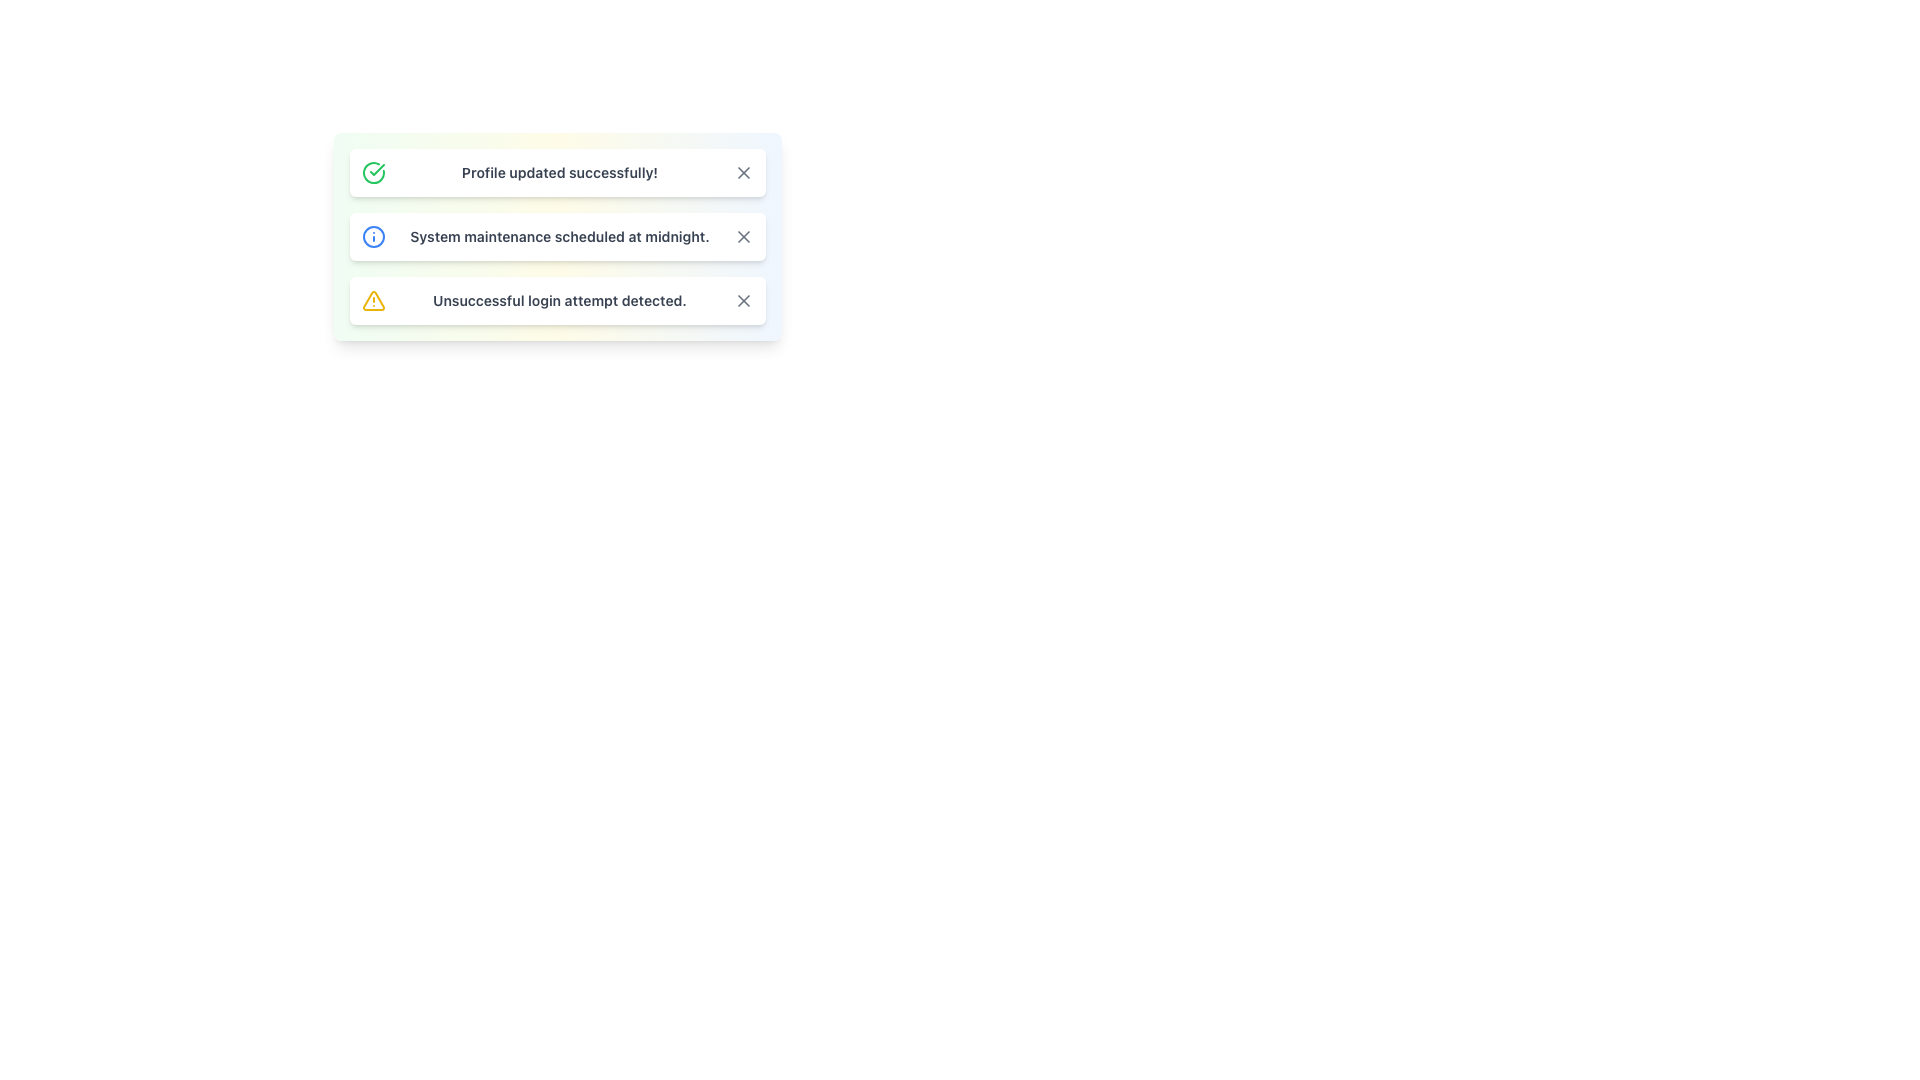 The image size is (1920, 1080). What do you see at coordinates (557, 235) in the screenshot?
I see `text from the notification block that displays 'System maintenance scheduled at midnight.' which is visually styled with a gradient background and centered in the UI` at bounding box center [557, 235].